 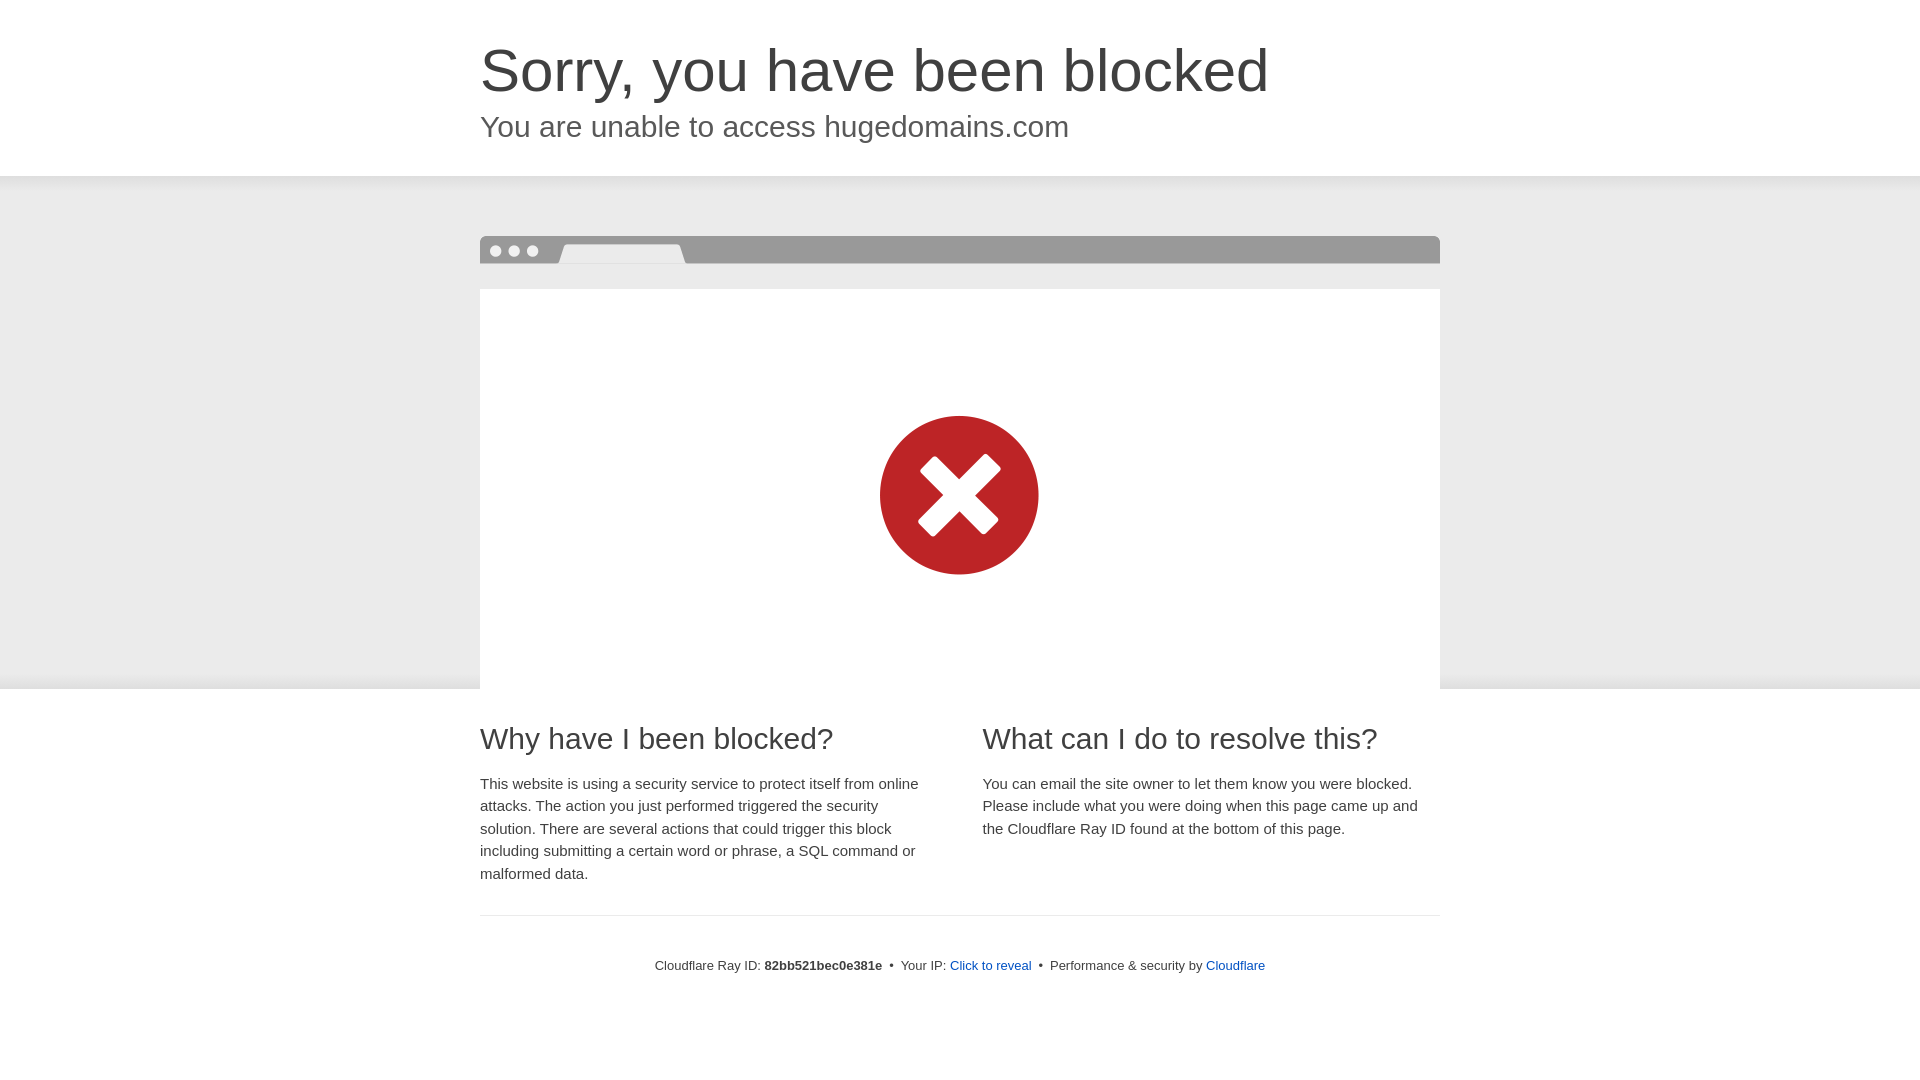 What do you see at coordinates (949, 964) in the screenshot?
I see `'Click to reveal'` at bounding box center [949, 964].